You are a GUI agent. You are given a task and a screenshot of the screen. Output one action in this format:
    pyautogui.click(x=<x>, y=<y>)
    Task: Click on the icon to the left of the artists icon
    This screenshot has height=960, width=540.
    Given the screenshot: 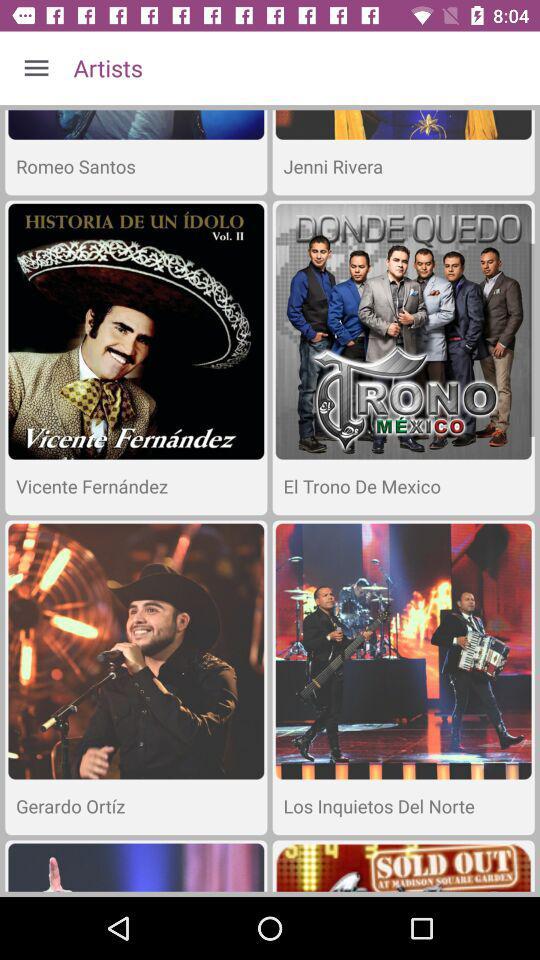 What is the action you would take?
    pyautogui.click(x=36, y=68)
    